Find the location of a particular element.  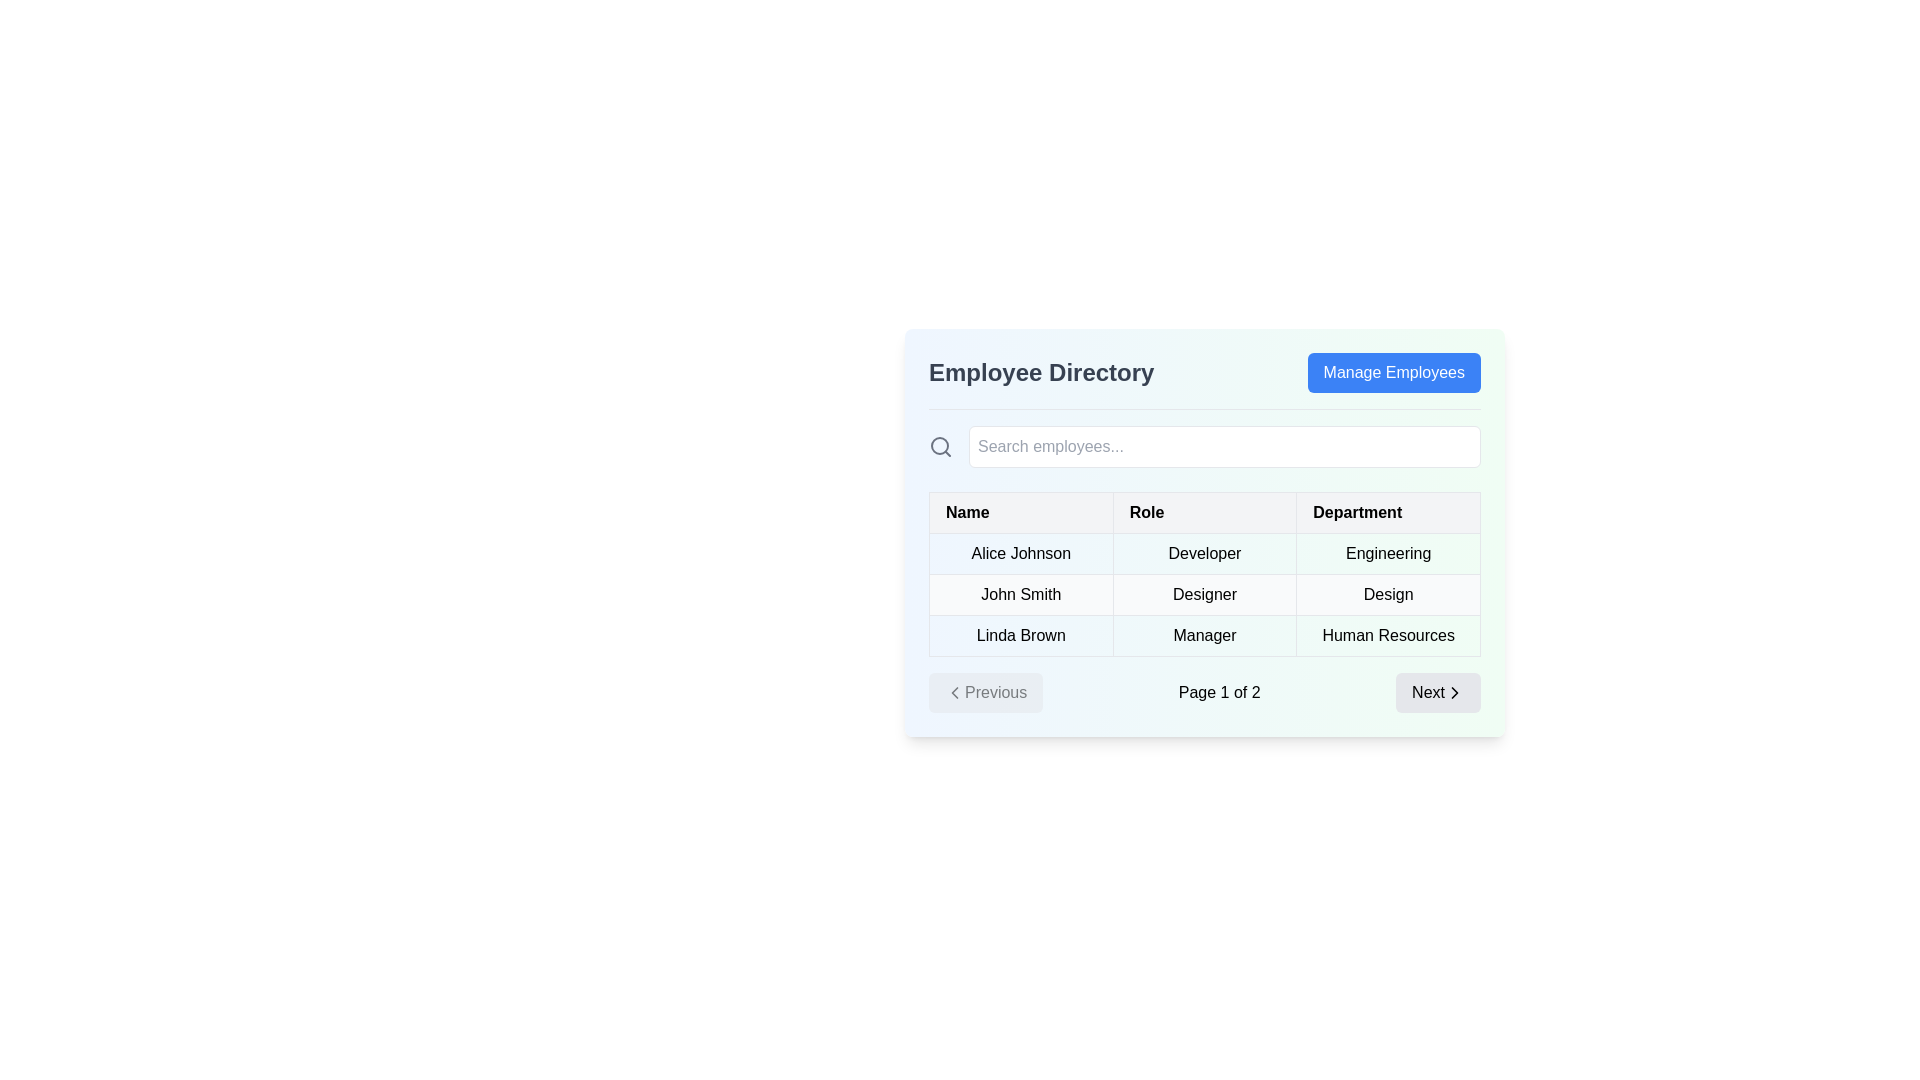

the 'Role' text label for 'John Smith' in the table which displays job titles is located at coordinates (1203, 593).